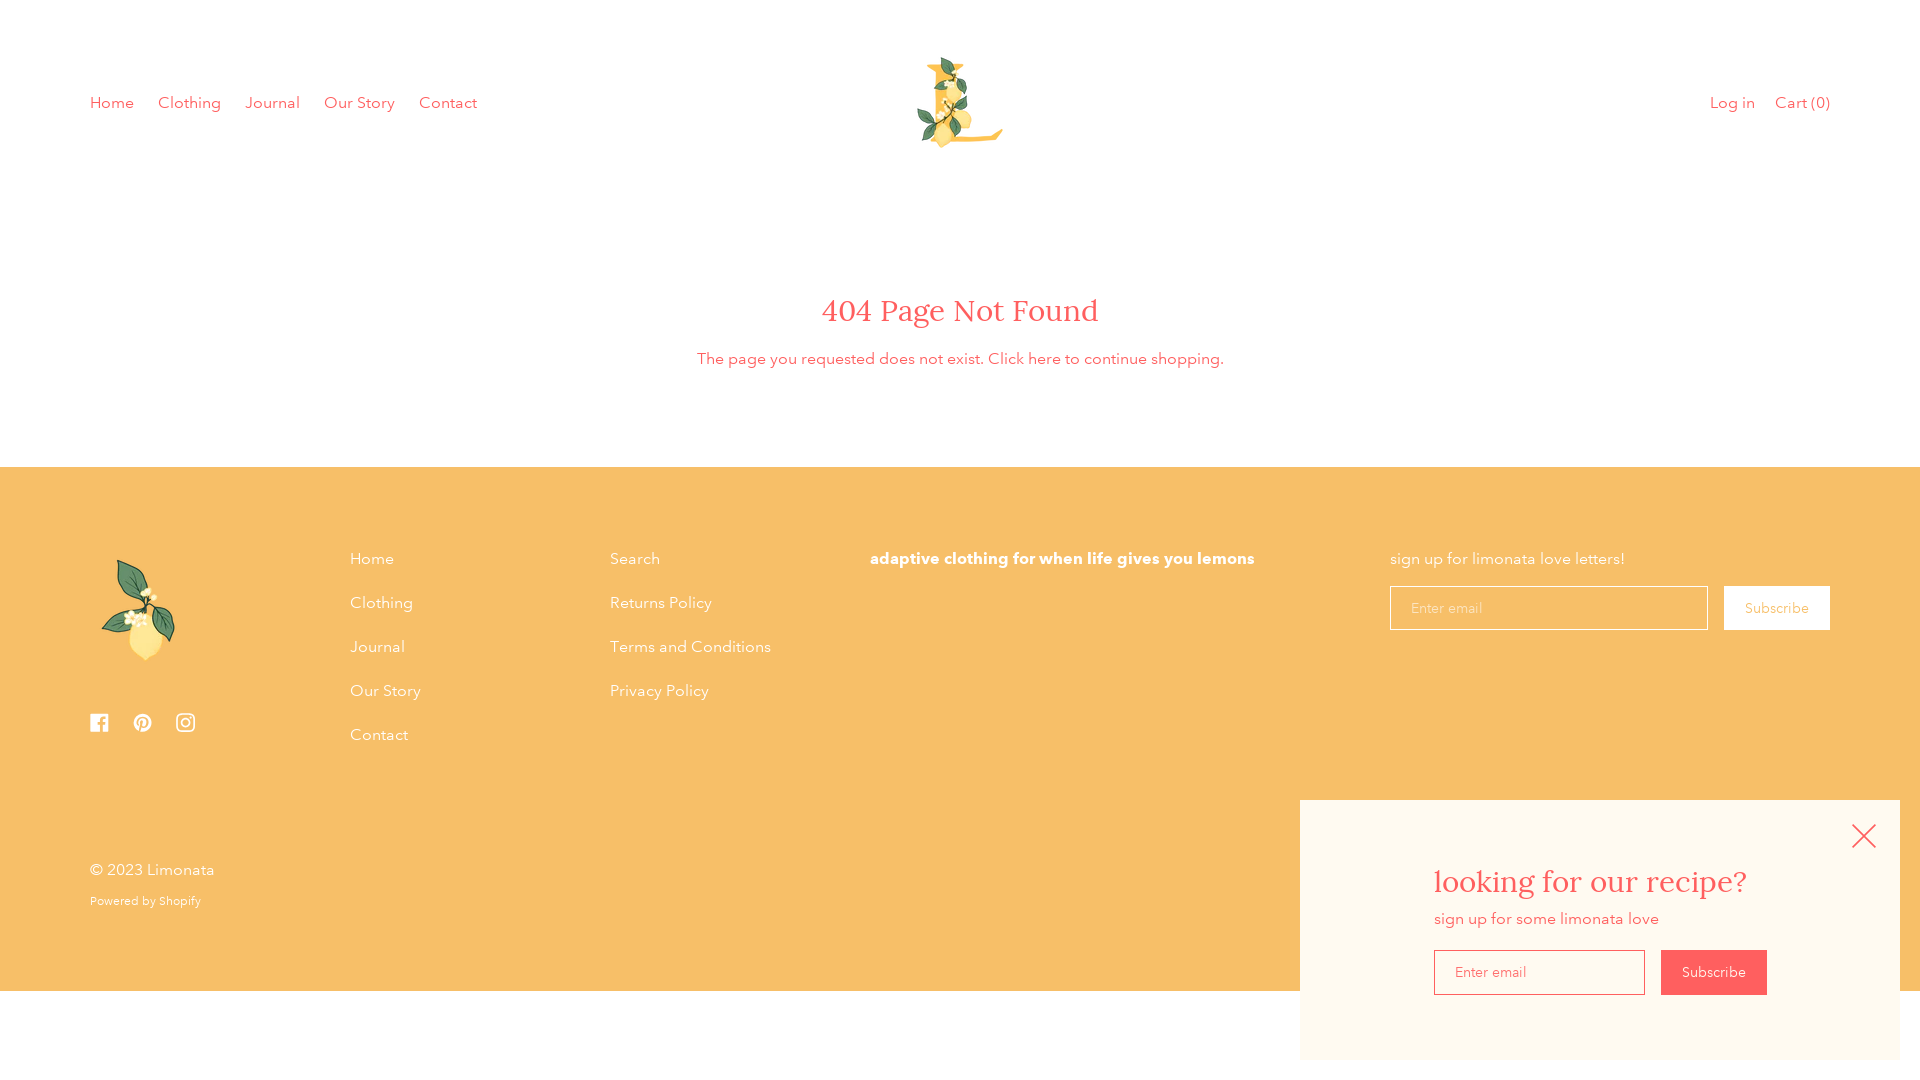  What do you see at coordinates (446, 104) in the screenshot?
I see `'Contact'` at bounding box center [446, 104].